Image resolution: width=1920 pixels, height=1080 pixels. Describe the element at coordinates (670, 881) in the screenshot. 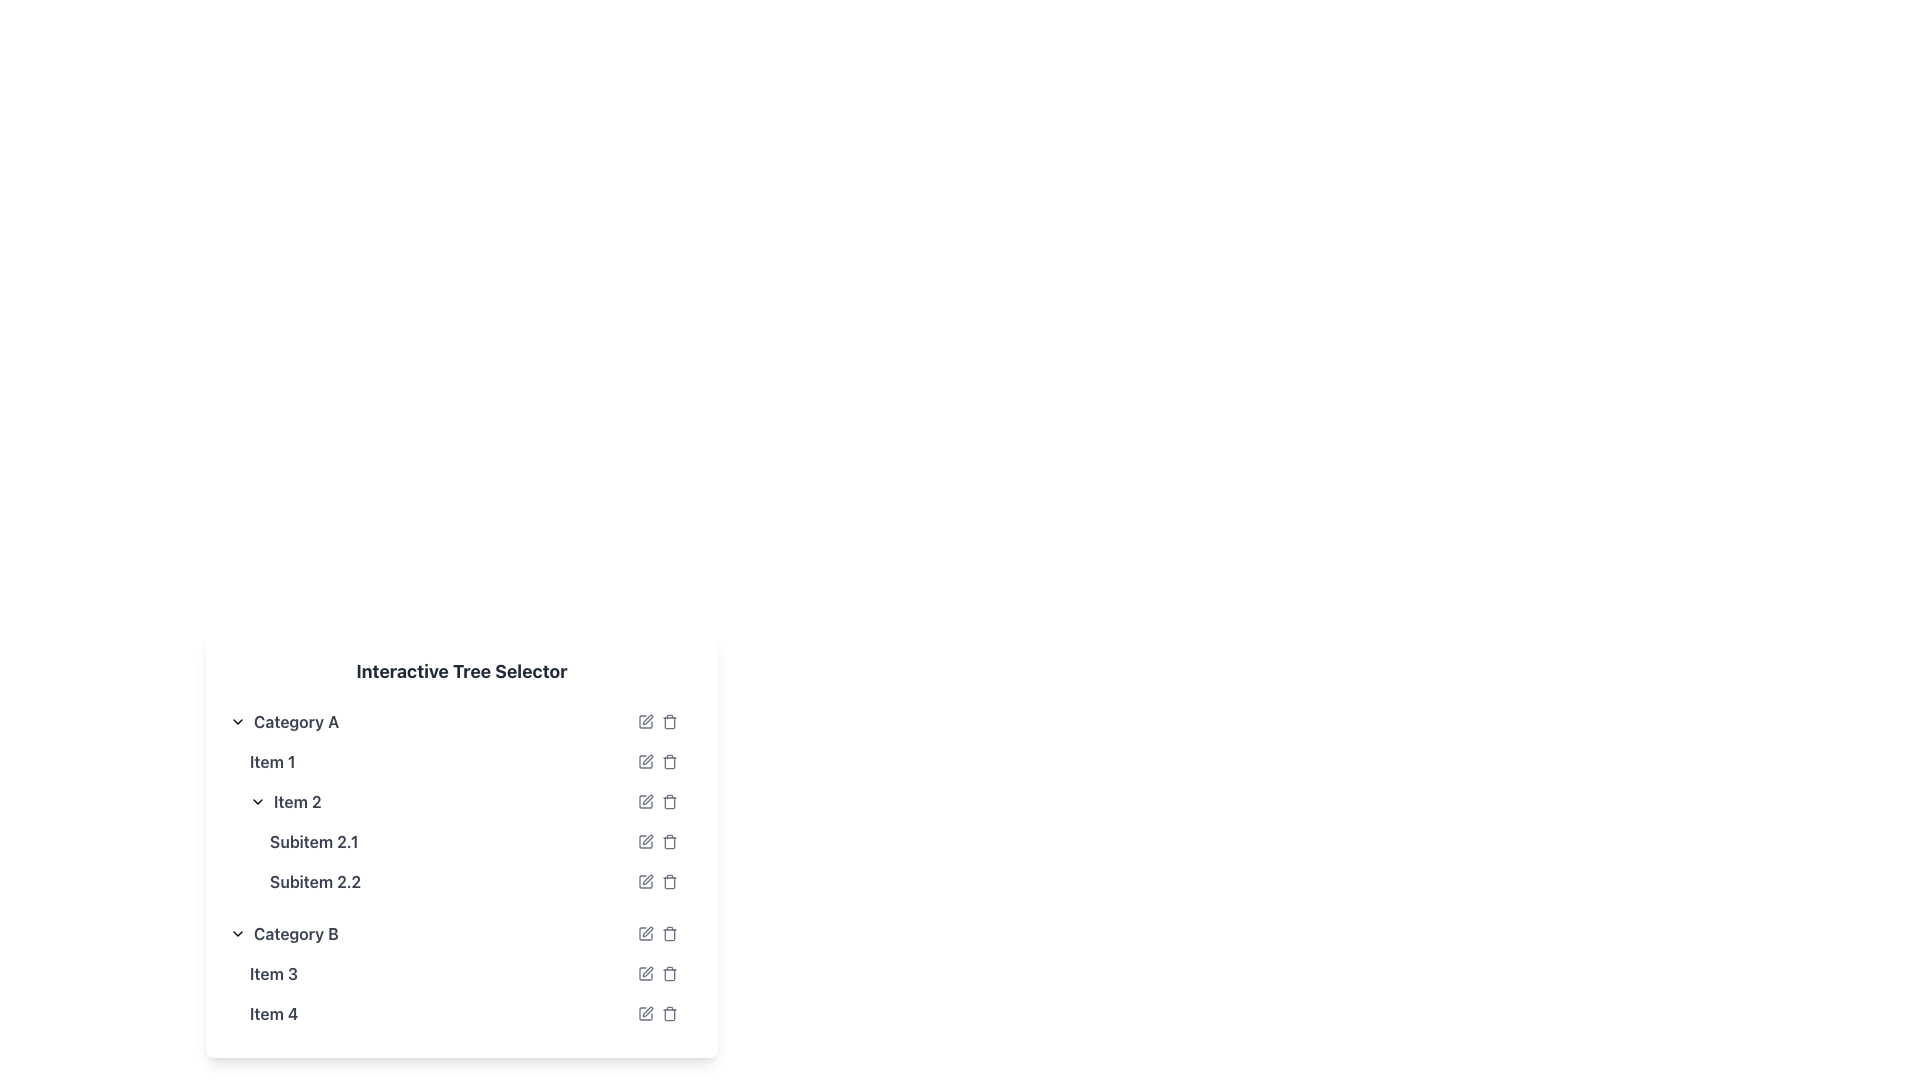

I see `the delete icon button associated with 'Subitem 2.2'` at that location.